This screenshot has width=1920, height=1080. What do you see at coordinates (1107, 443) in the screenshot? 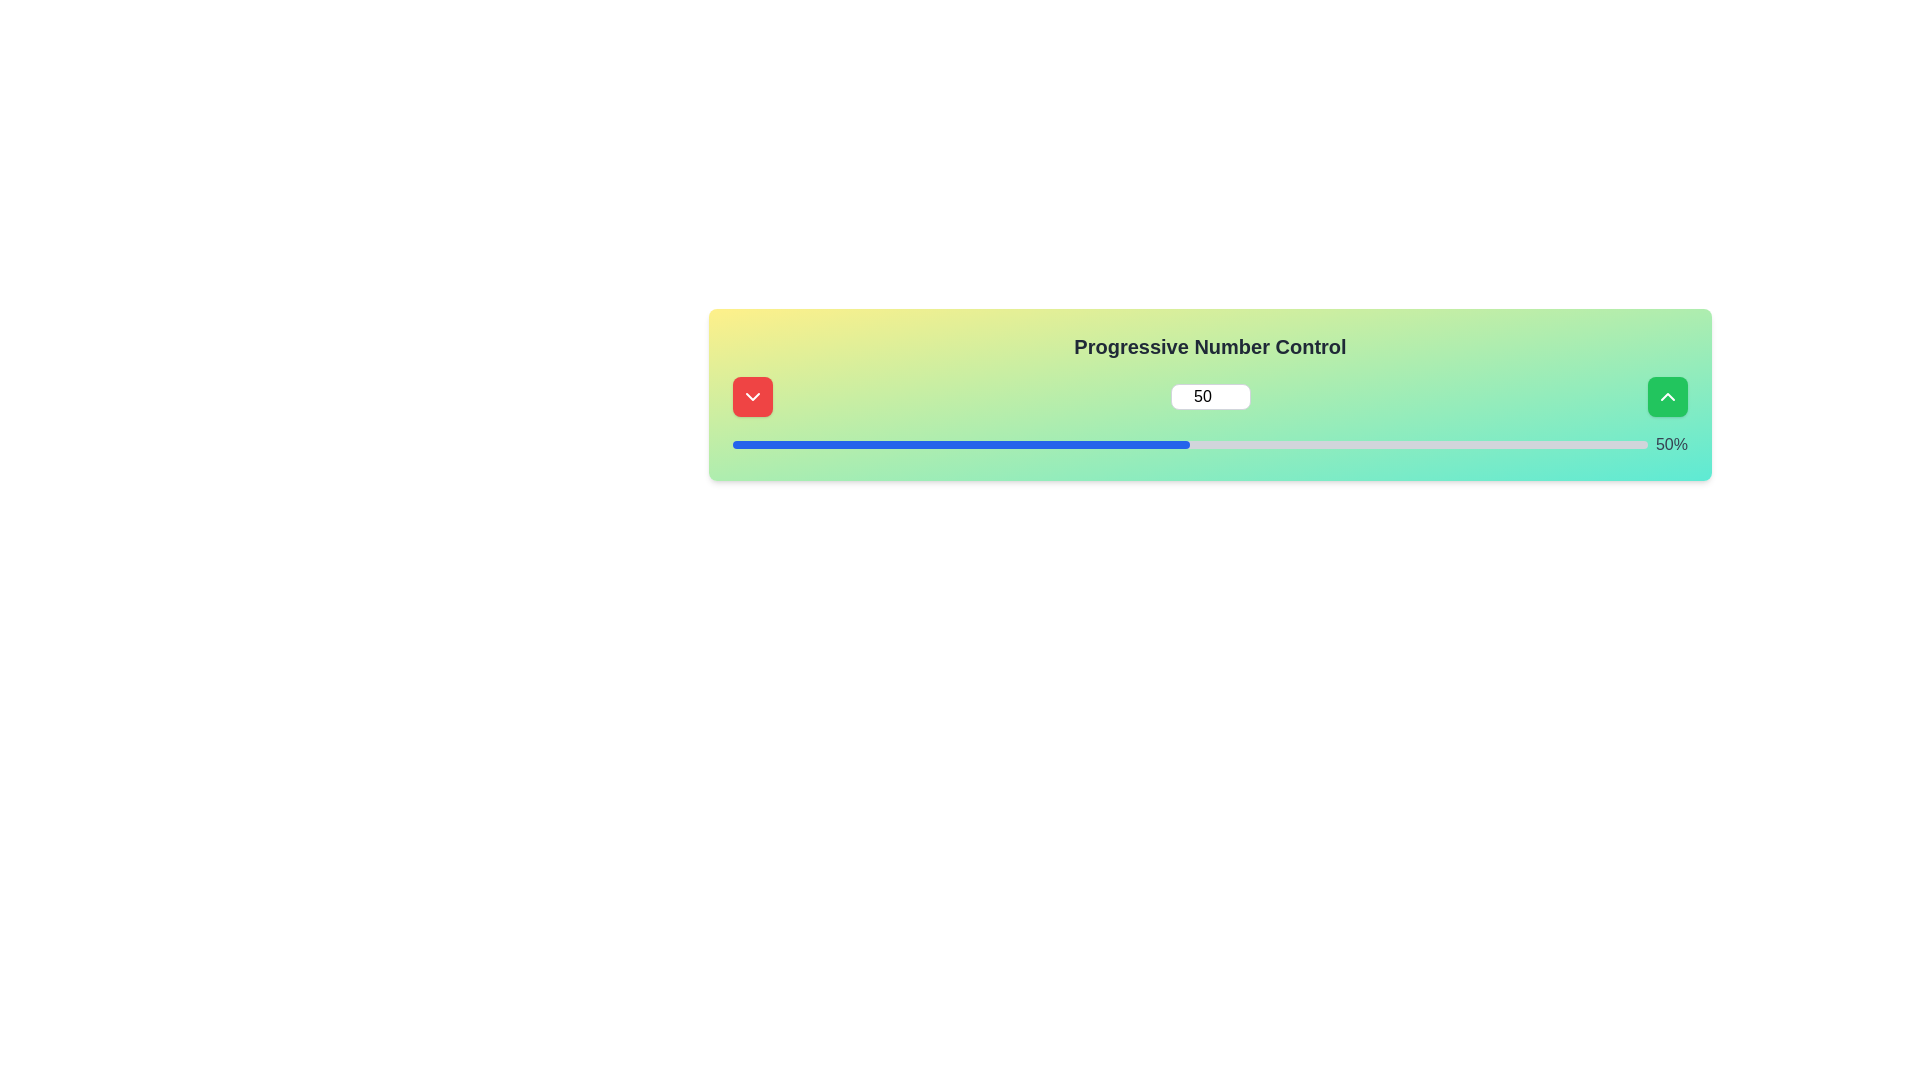
I see `the slider` at bounding box center [1107, 443].